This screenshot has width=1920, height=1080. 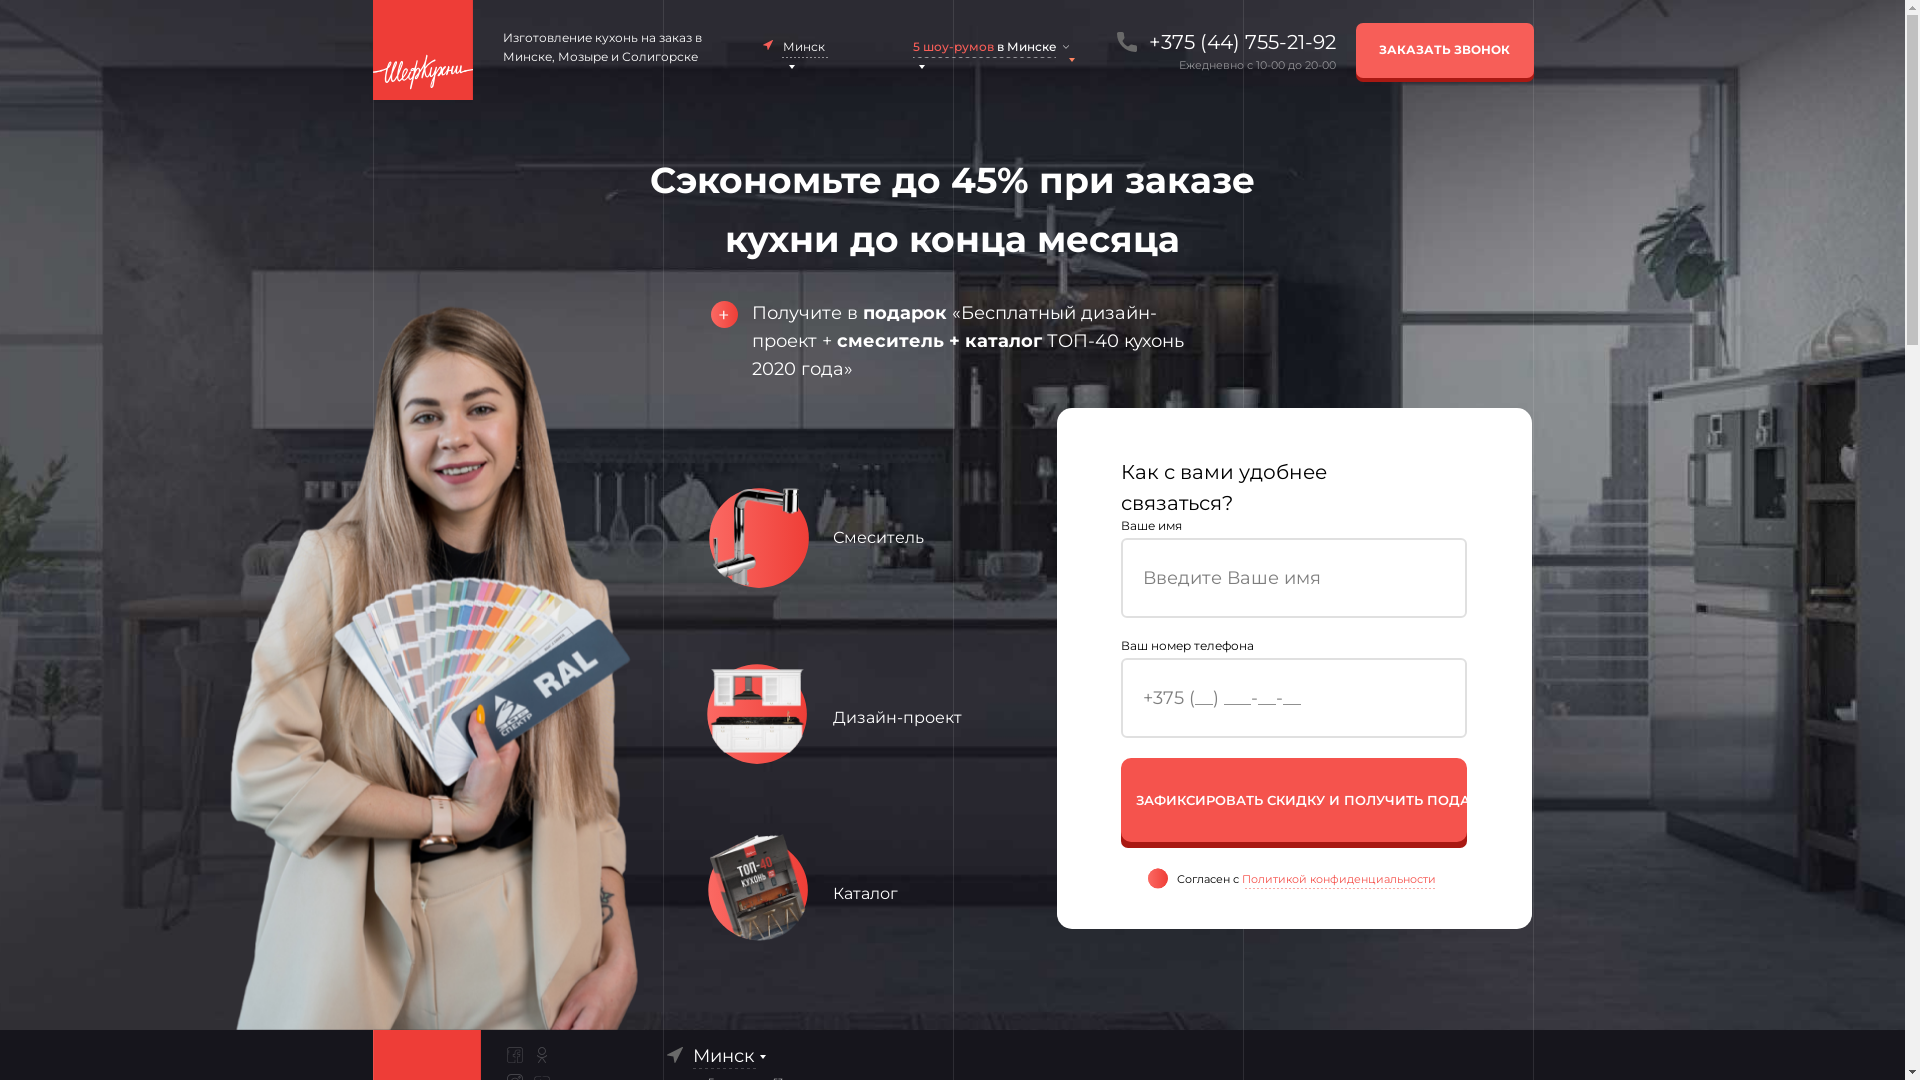 I want to click on '+375 (44) 755-21-92', so click(x=1136, y=42).